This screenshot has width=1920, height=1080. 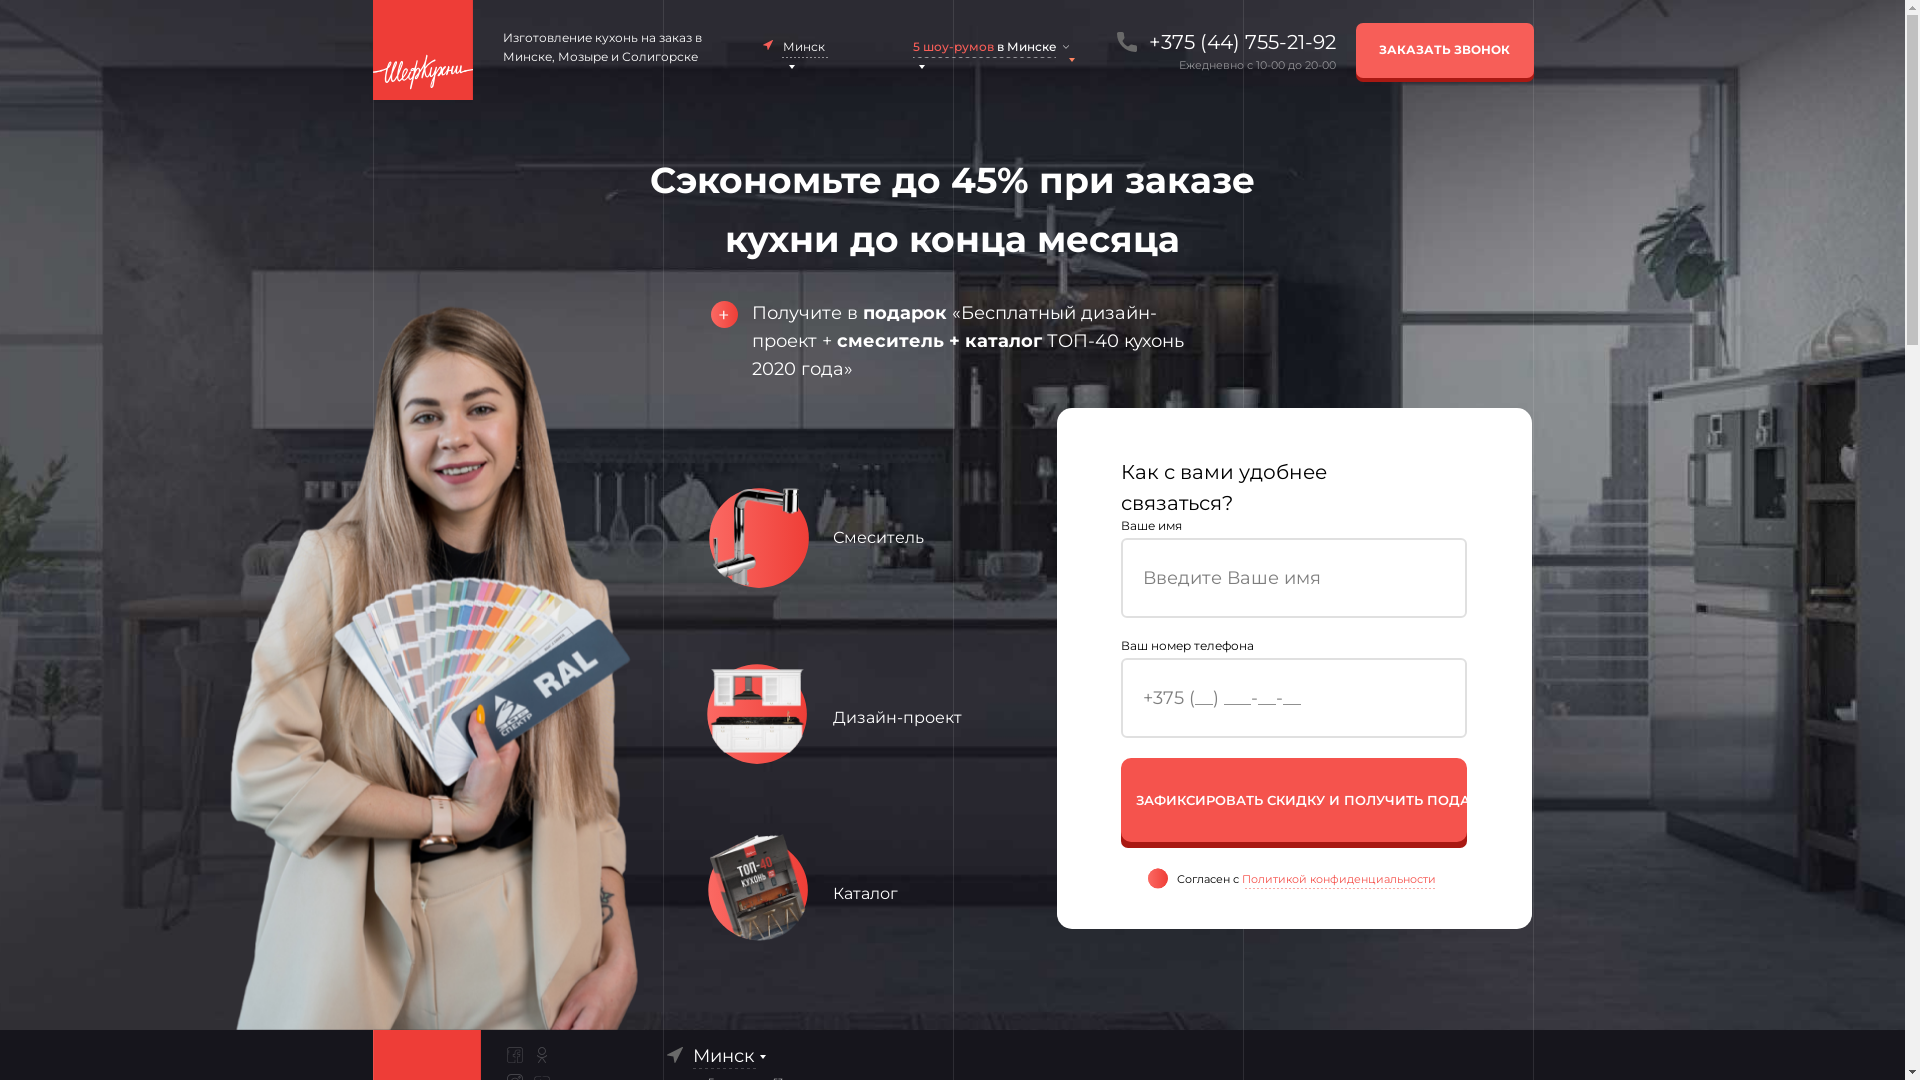 I want to click on '+375 (44) 755-21-92', so click(x=1136, y=42).